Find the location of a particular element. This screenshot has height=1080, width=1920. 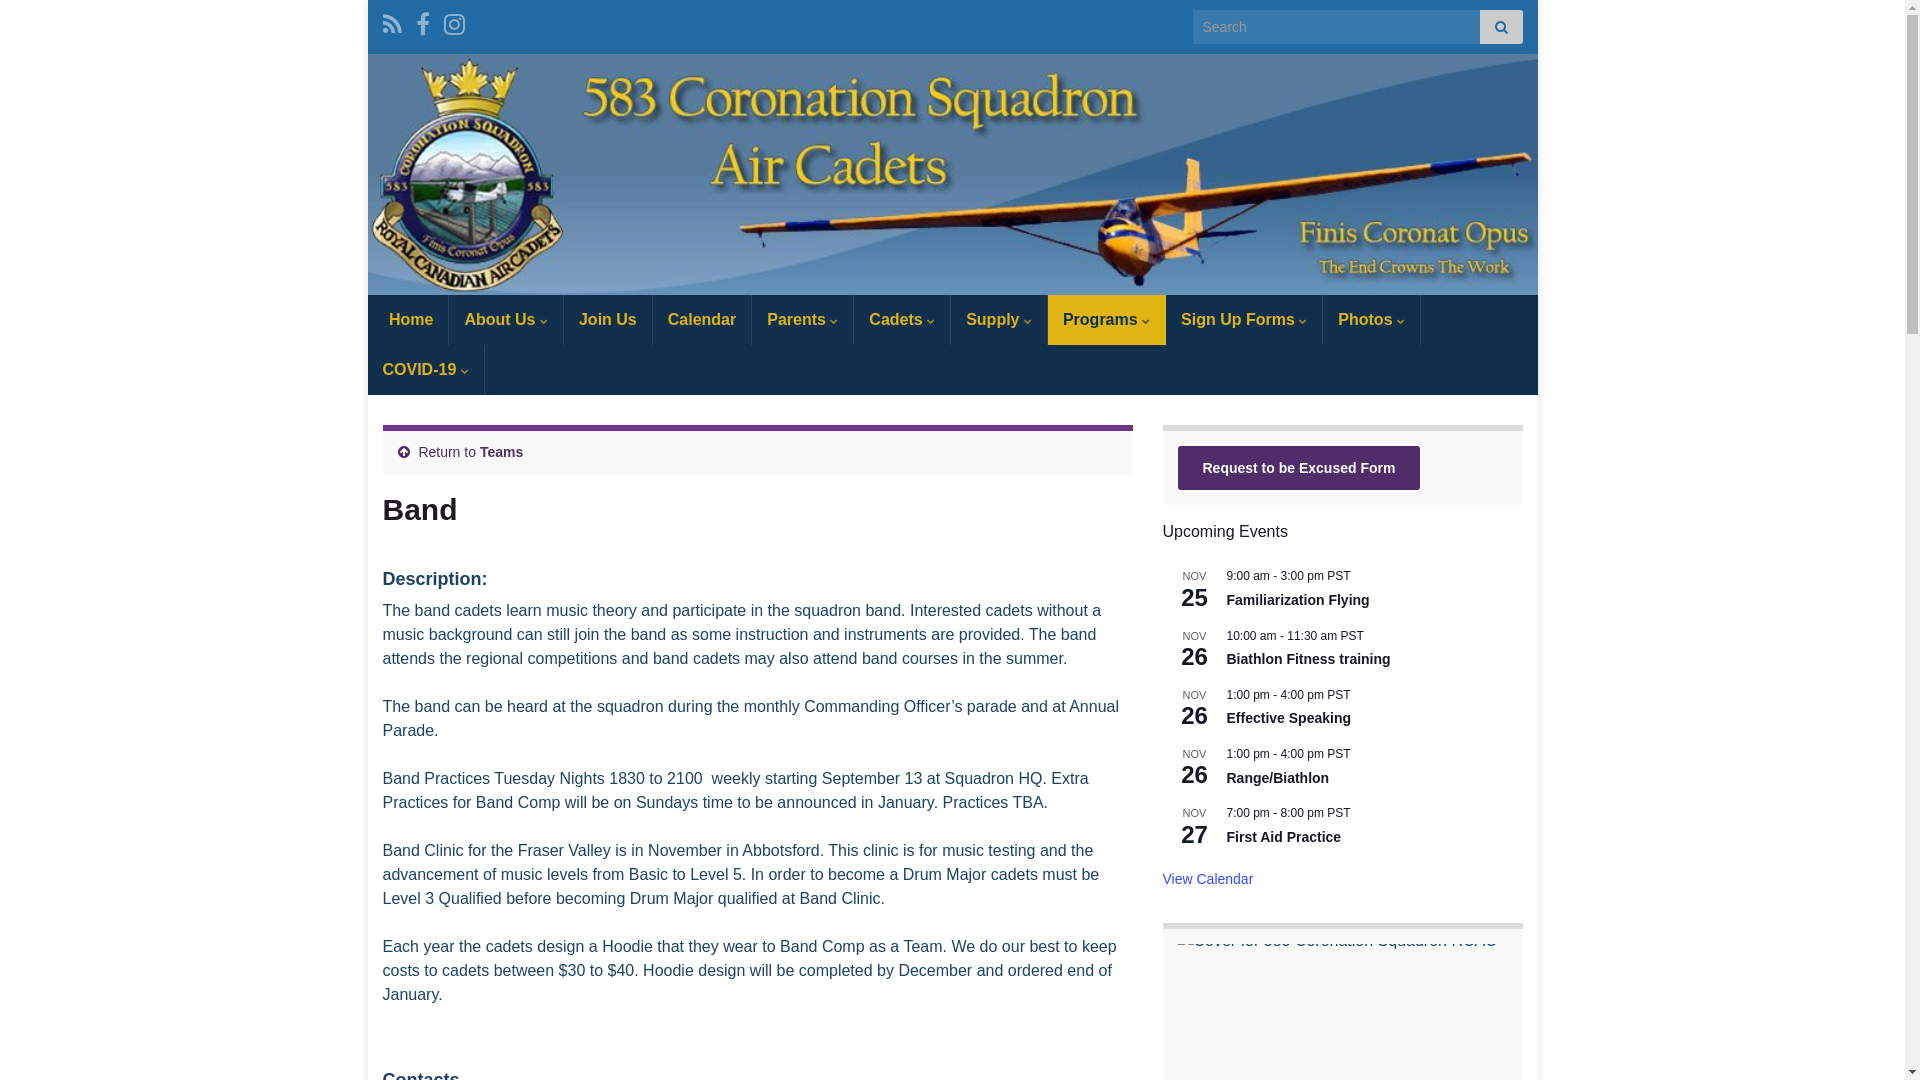

'Effective Speaking' is located at coordinates (1288, 717).